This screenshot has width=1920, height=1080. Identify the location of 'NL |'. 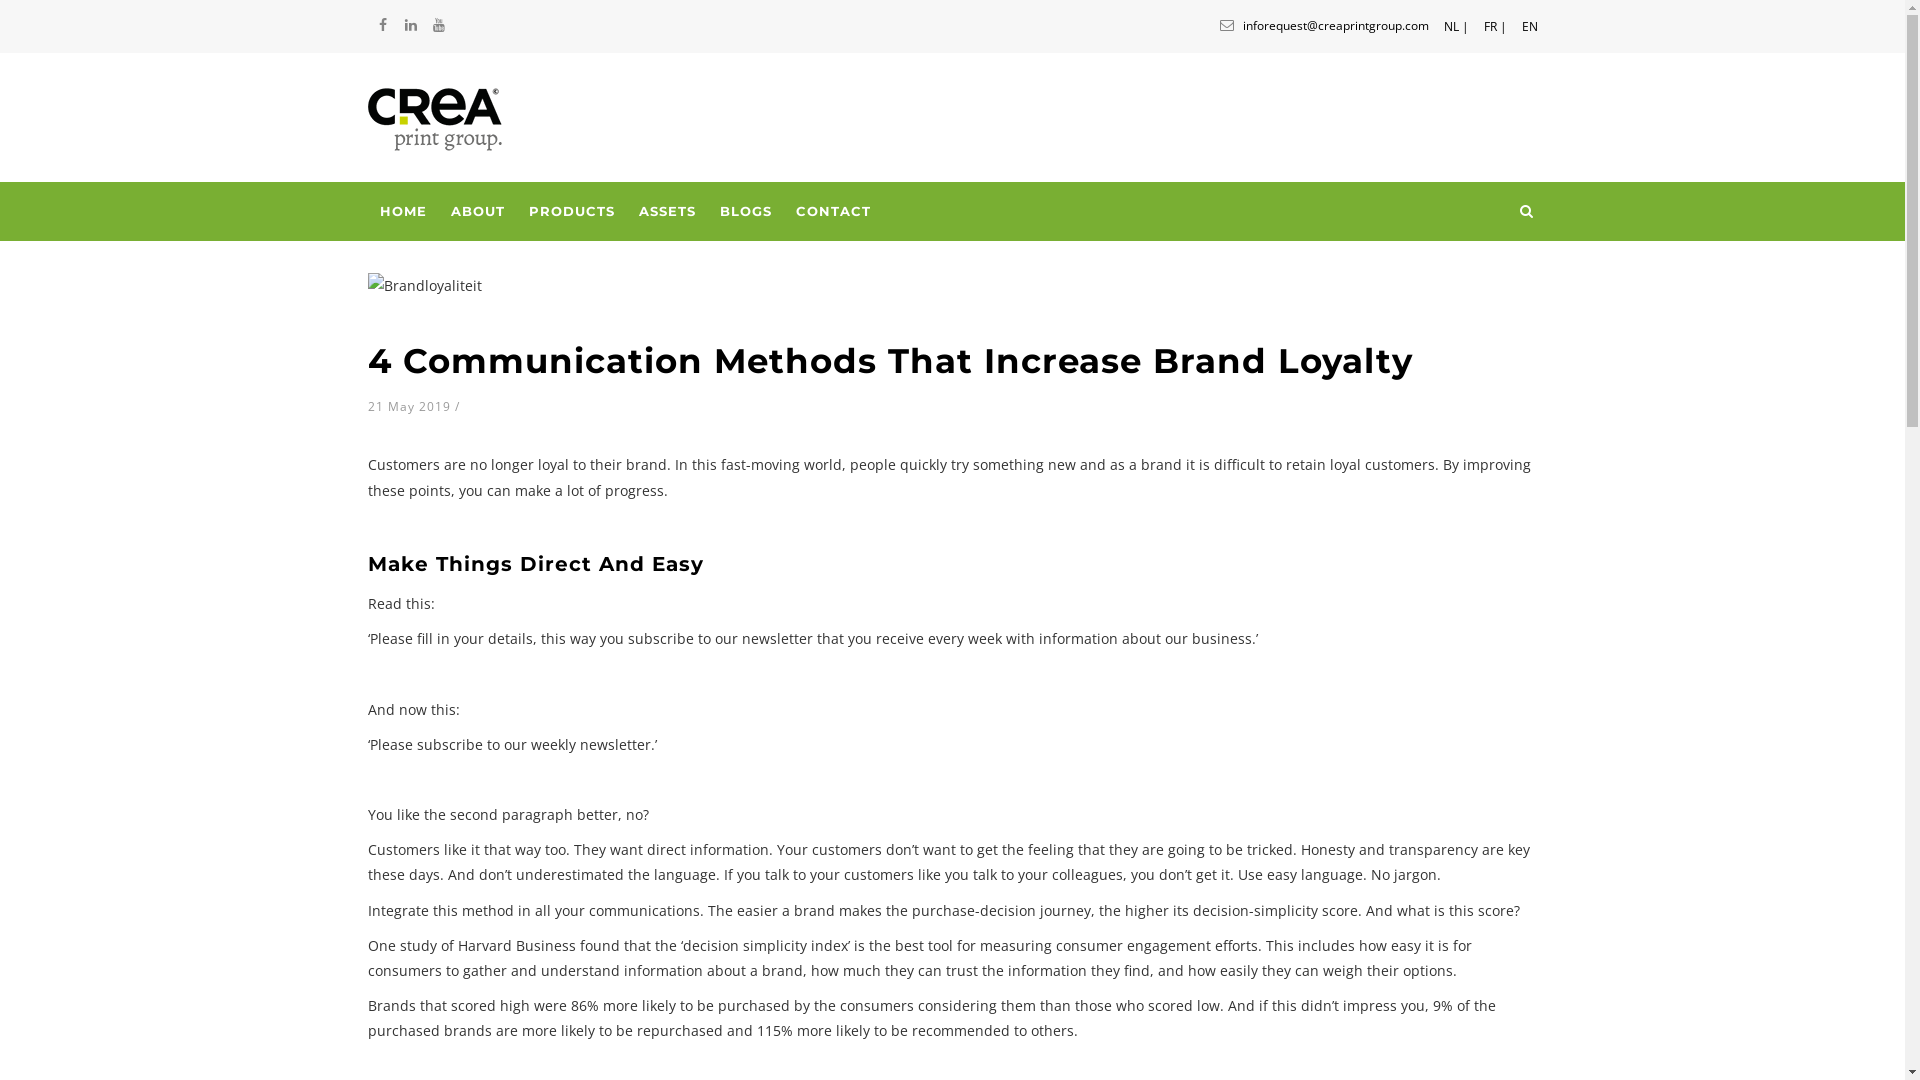
(1456, 23).